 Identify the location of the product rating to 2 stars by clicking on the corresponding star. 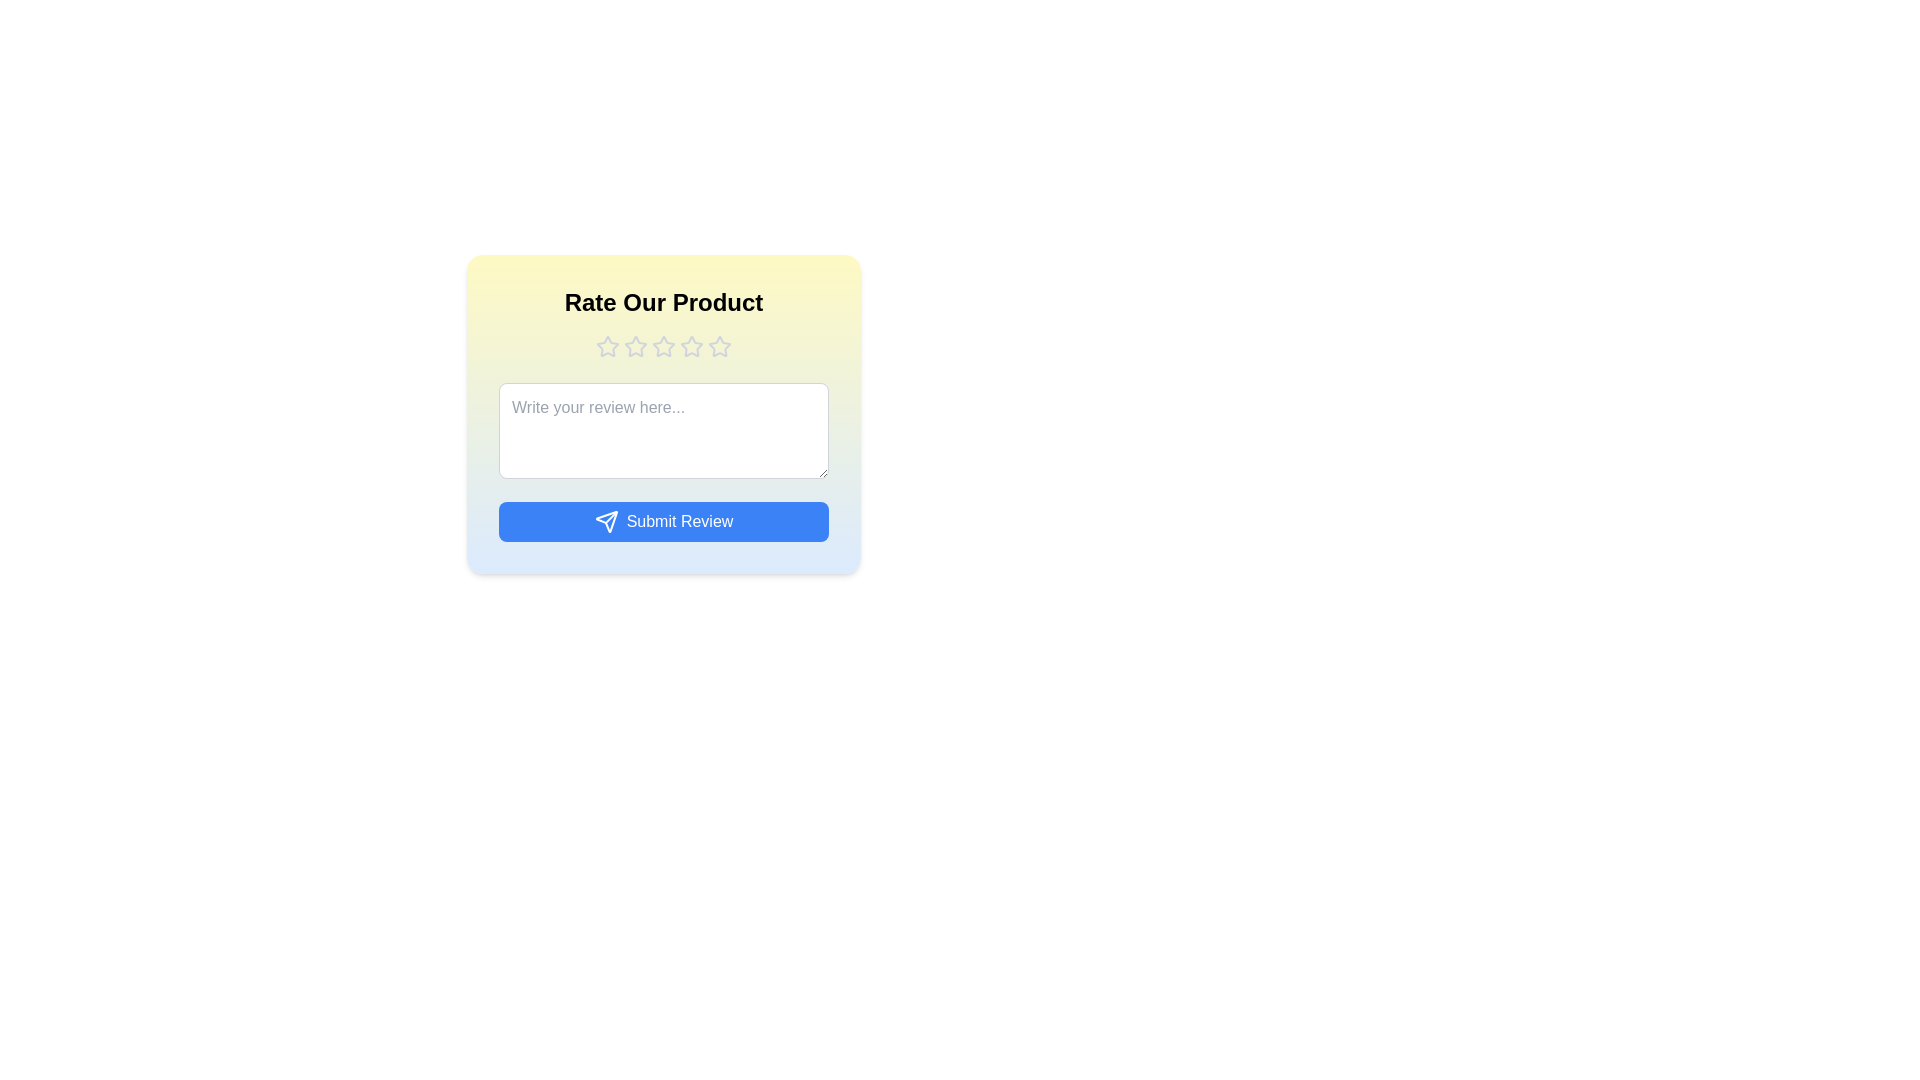
(634, 346).